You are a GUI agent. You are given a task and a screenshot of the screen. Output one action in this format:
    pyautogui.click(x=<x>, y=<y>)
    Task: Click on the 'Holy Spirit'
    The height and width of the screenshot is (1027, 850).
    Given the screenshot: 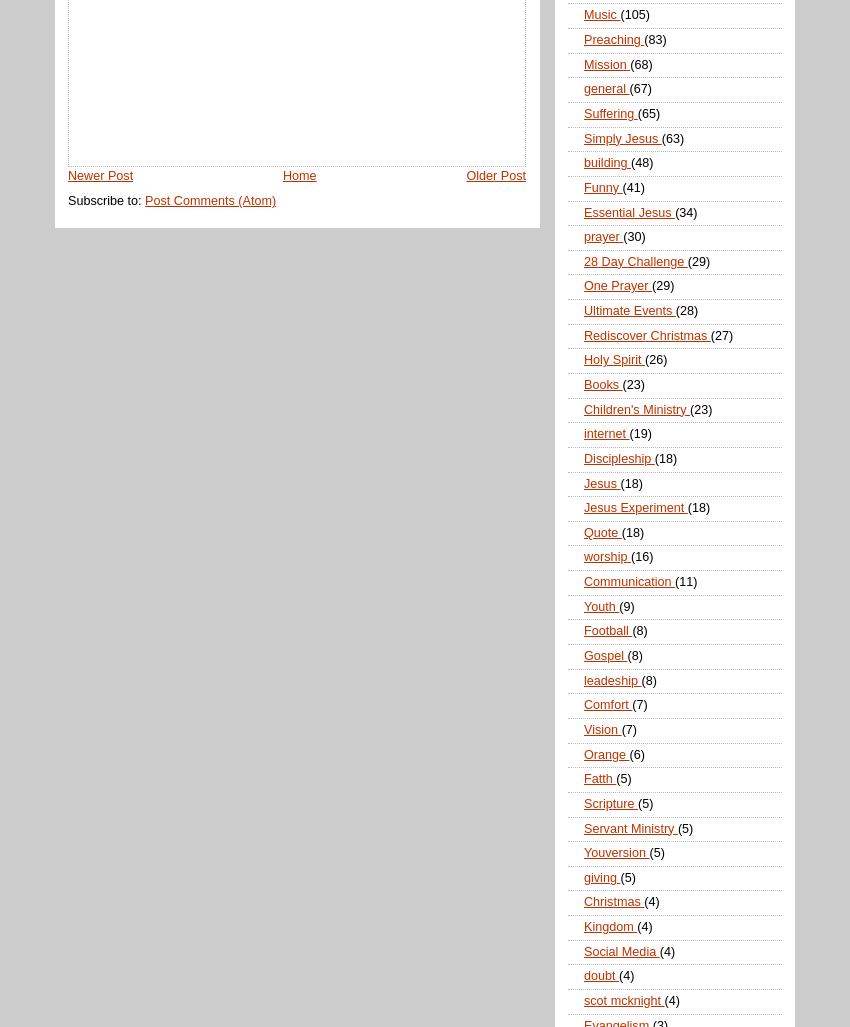 What is the action you would take?
    pyautogui.click(x=613, y=359)
    